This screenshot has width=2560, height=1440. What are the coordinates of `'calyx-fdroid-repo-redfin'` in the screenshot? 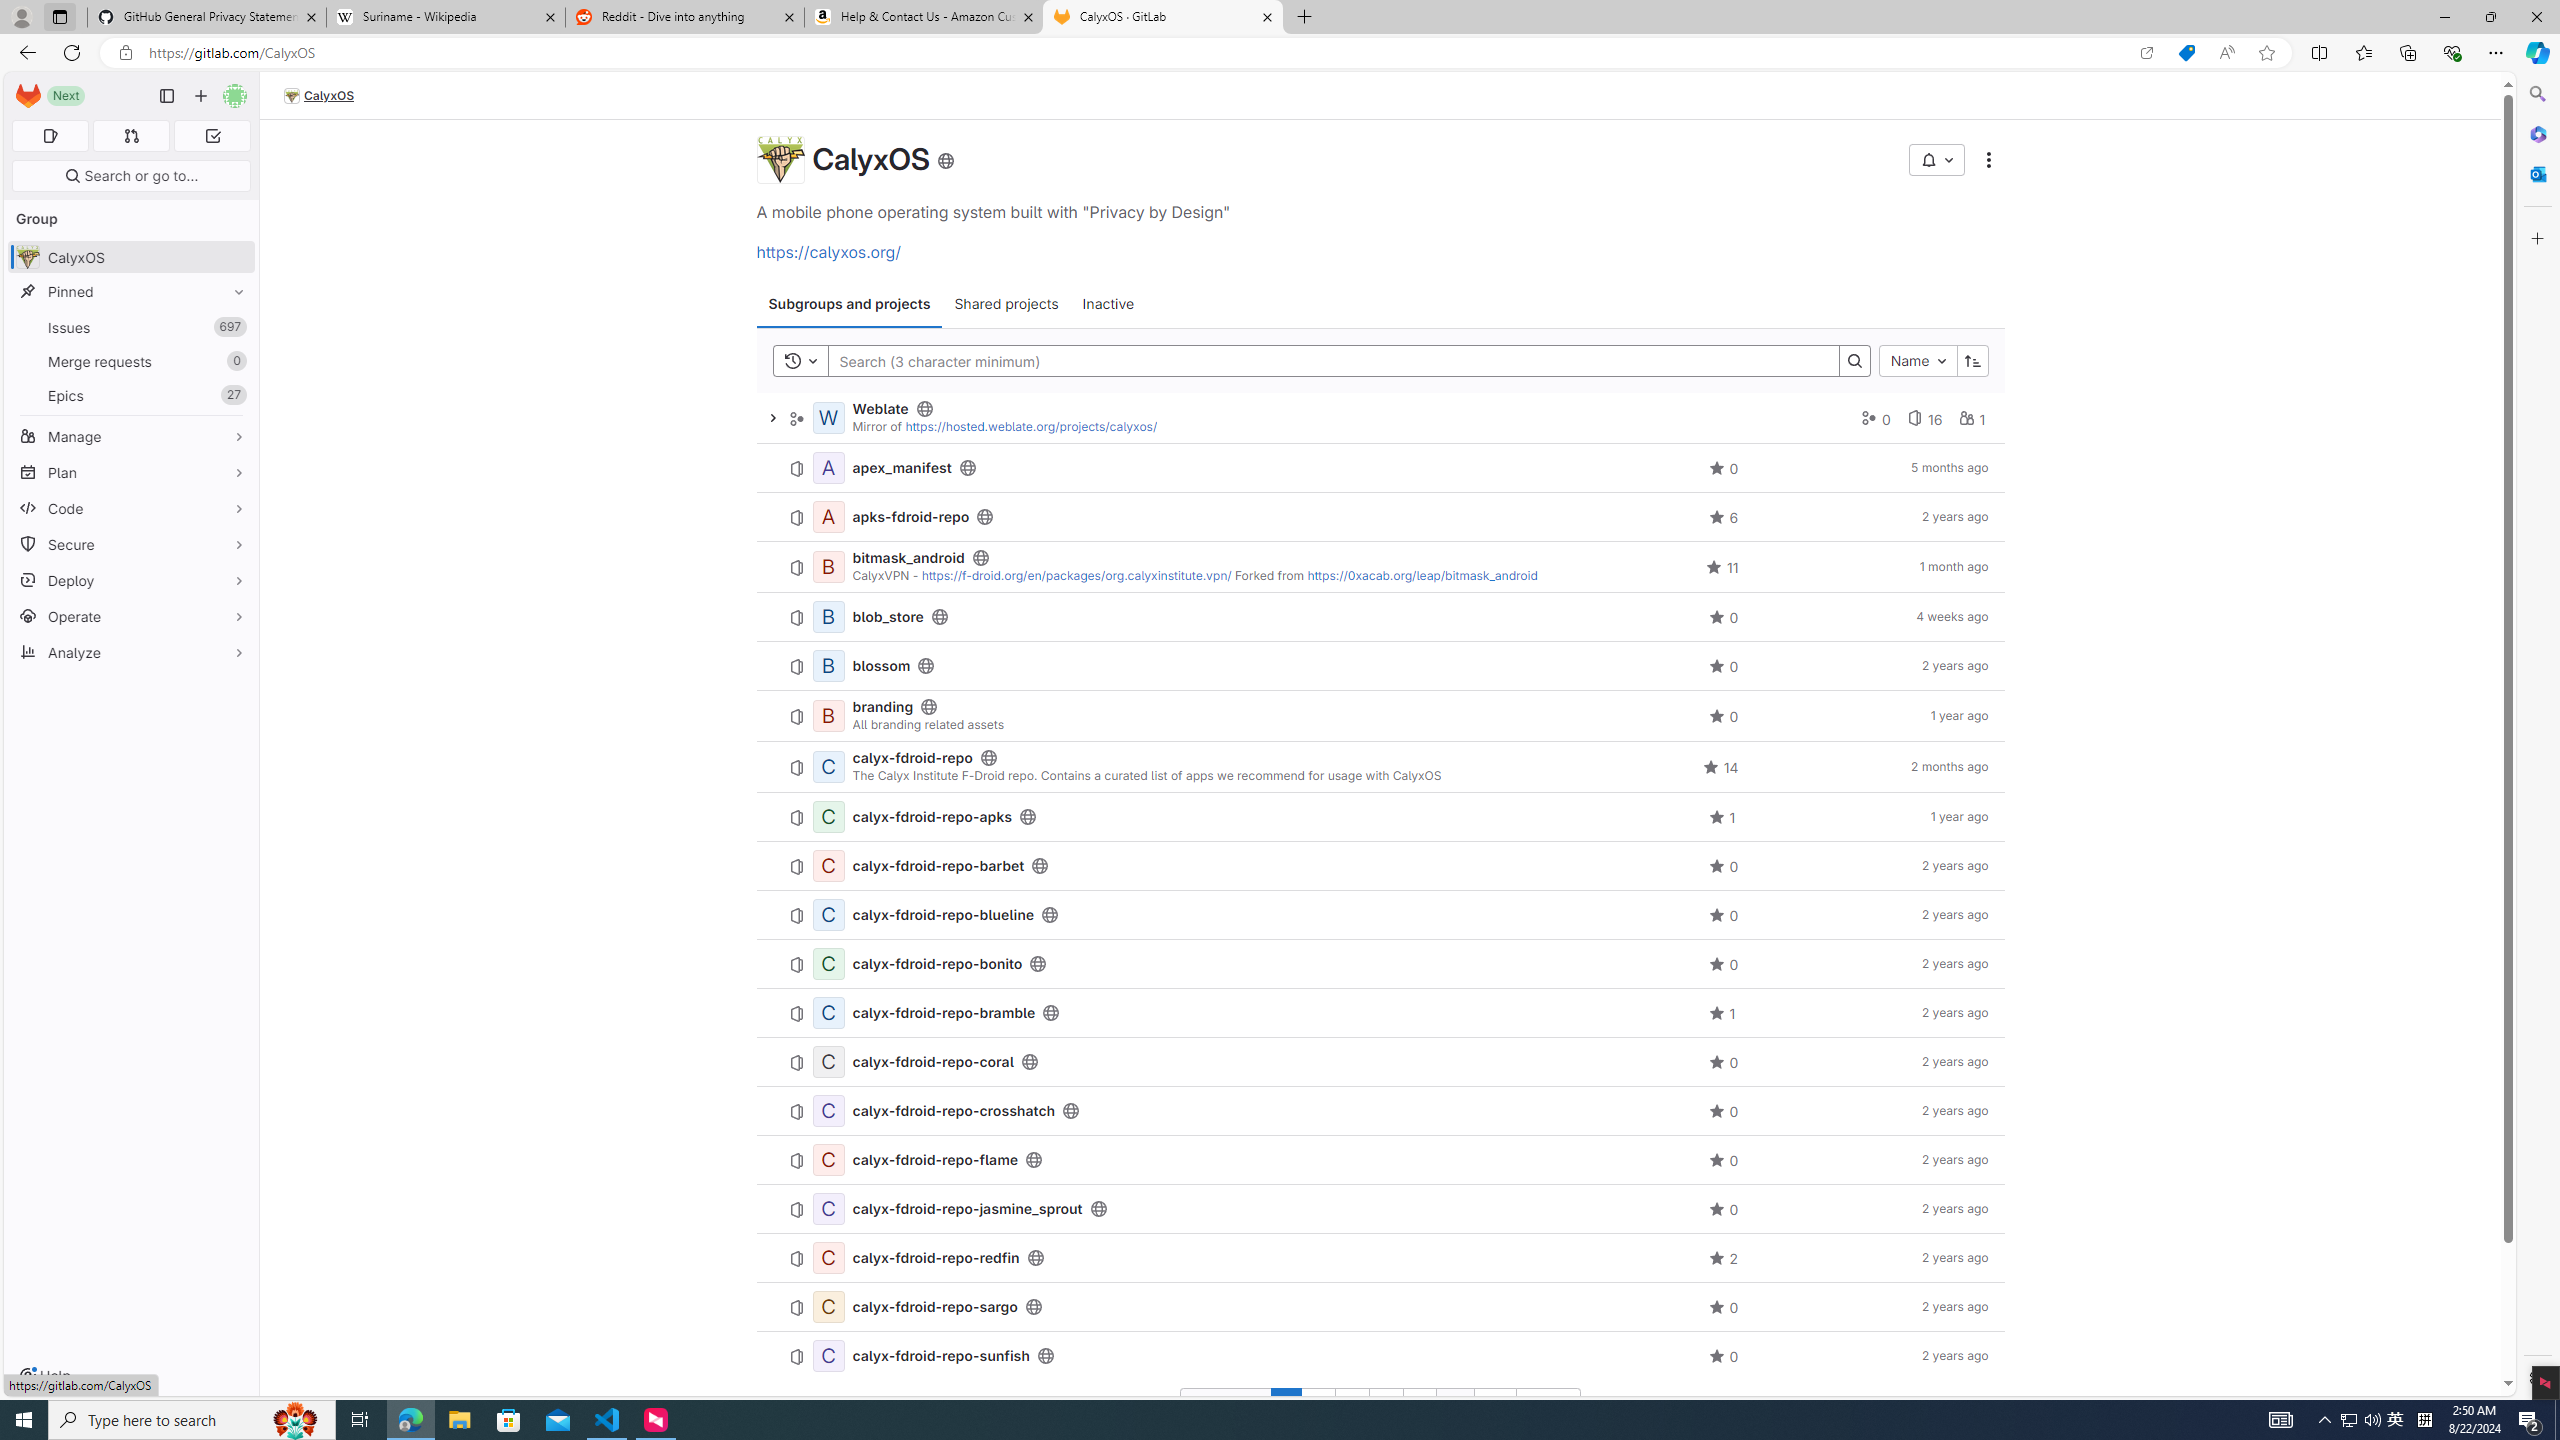 It's located at (934, 1256).